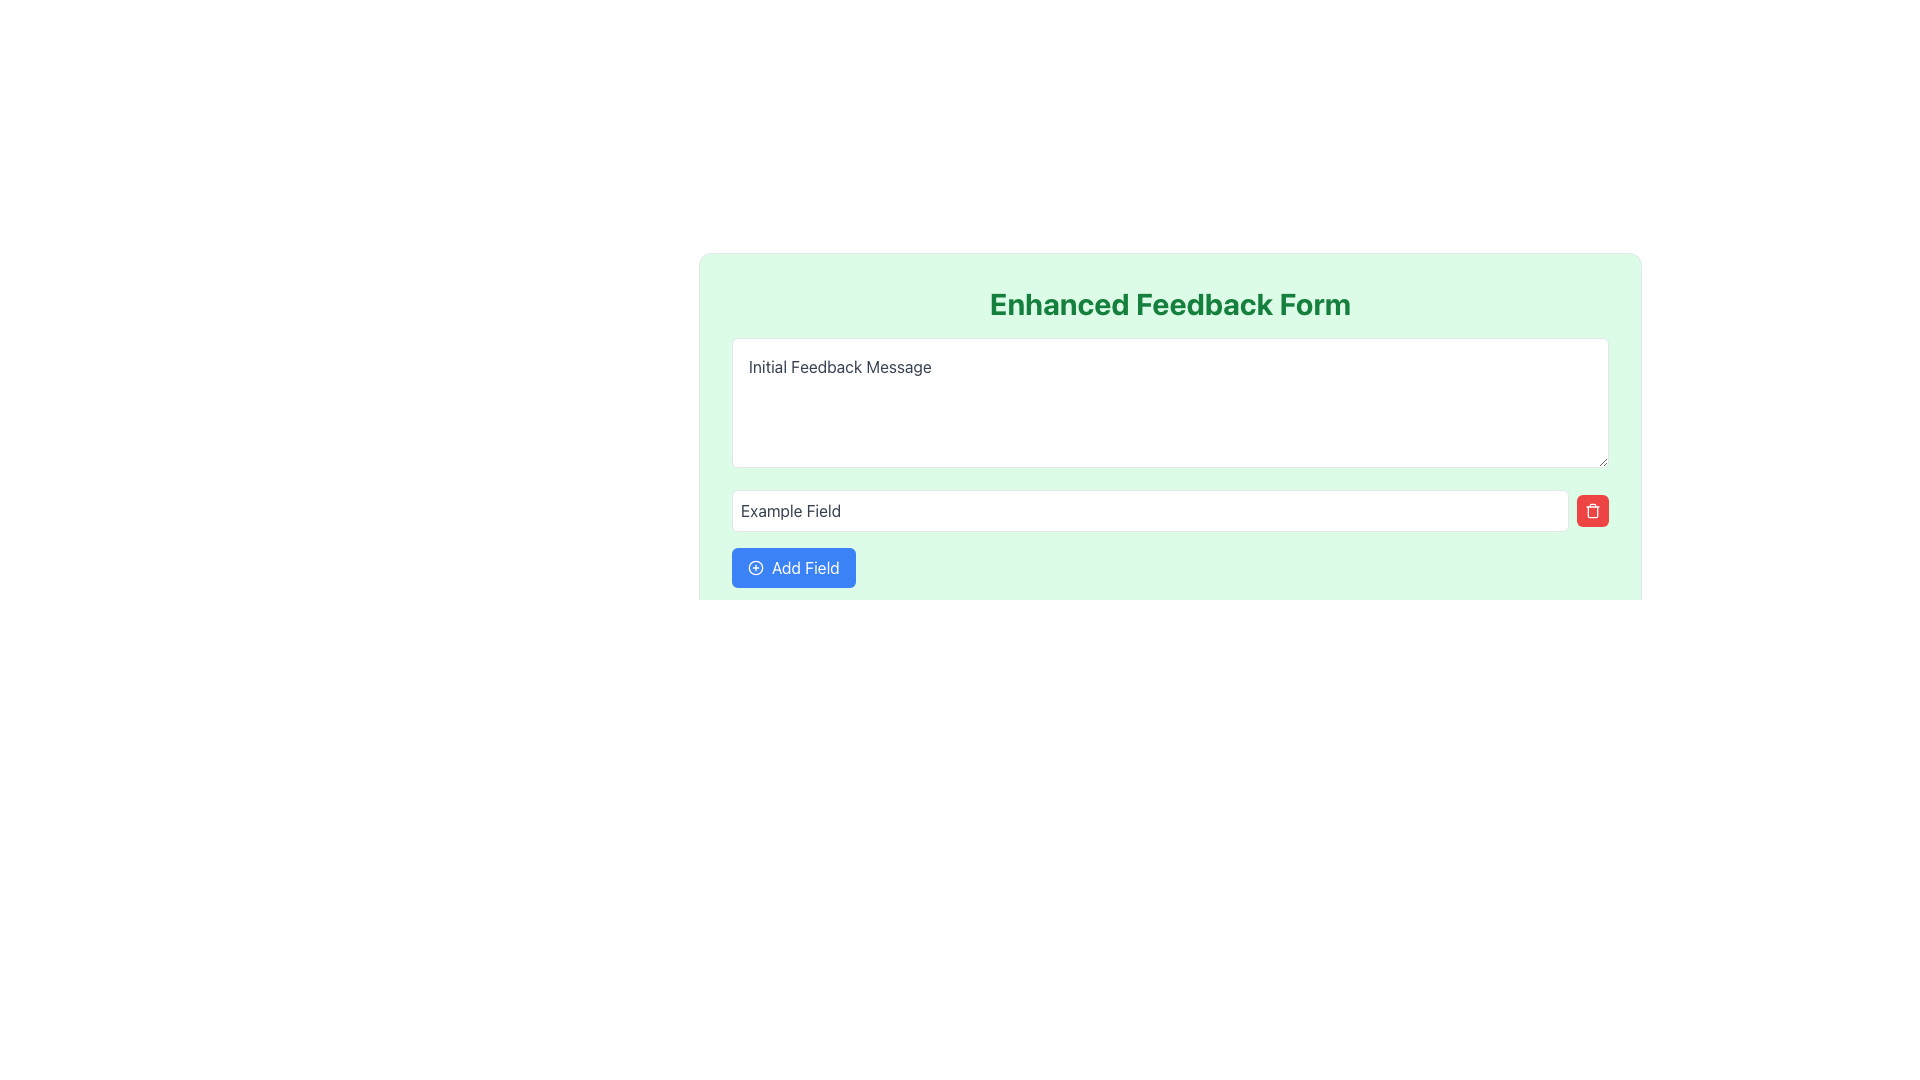 This screenshot has height=1080, width=1920. I want to click on the SVG Icon (circle plus symbol) located to the left of the 'Add Field' text within the button, so click(754, 567).